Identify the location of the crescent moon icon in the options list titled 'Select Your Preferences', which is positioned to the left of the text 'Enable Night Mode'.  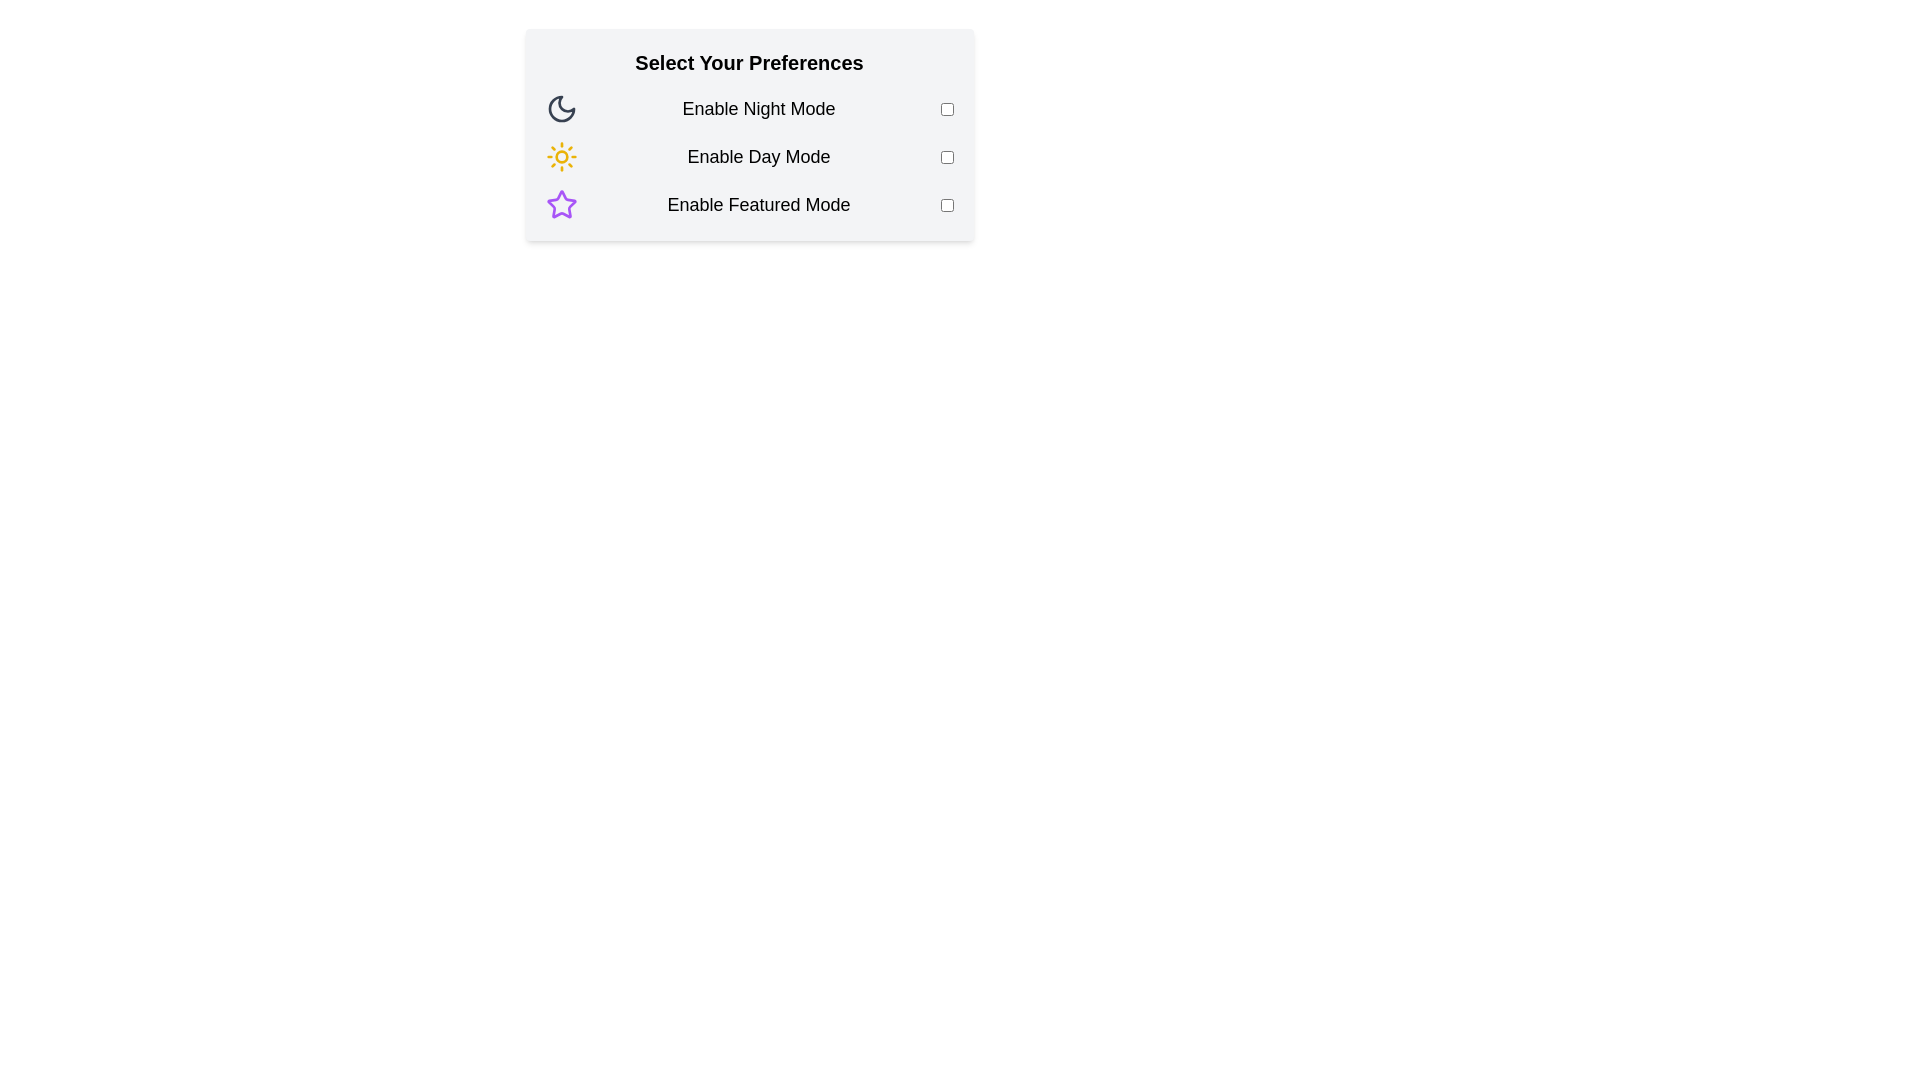
(560, 108).